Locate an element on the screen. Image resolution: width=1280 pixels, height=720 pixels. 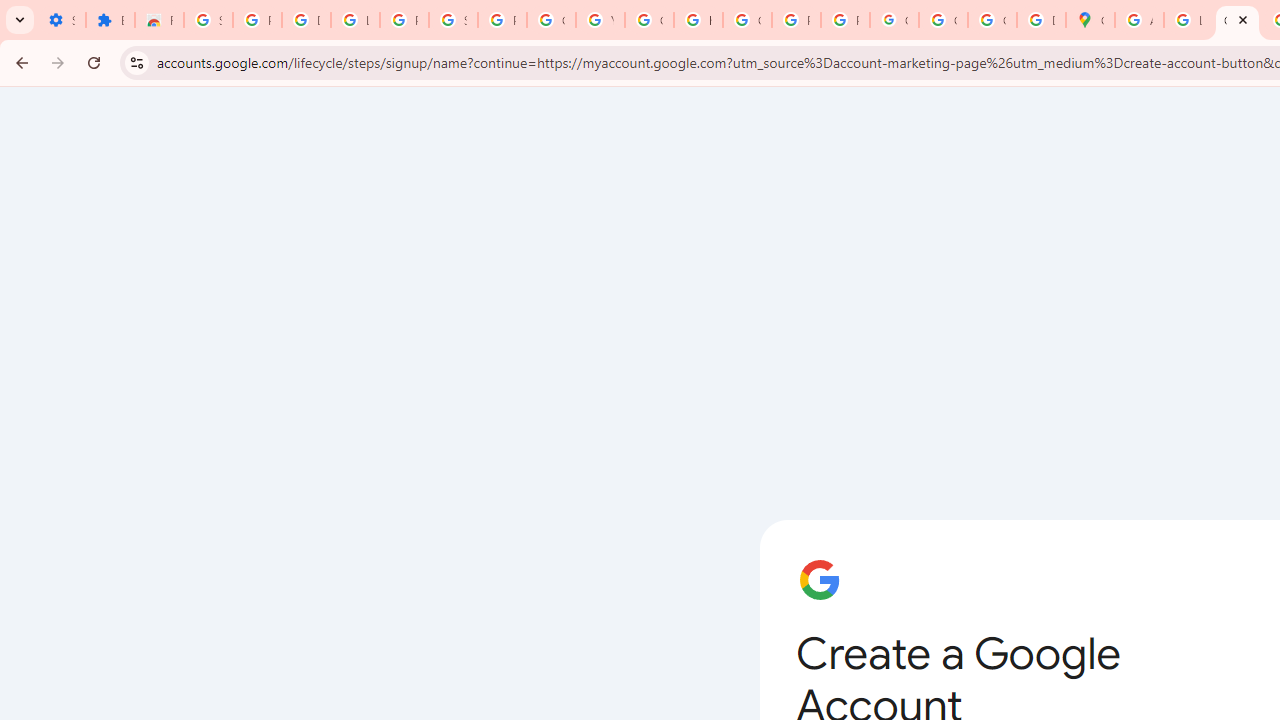
'Create your Google Account' is located at coordinates (1236, 20).